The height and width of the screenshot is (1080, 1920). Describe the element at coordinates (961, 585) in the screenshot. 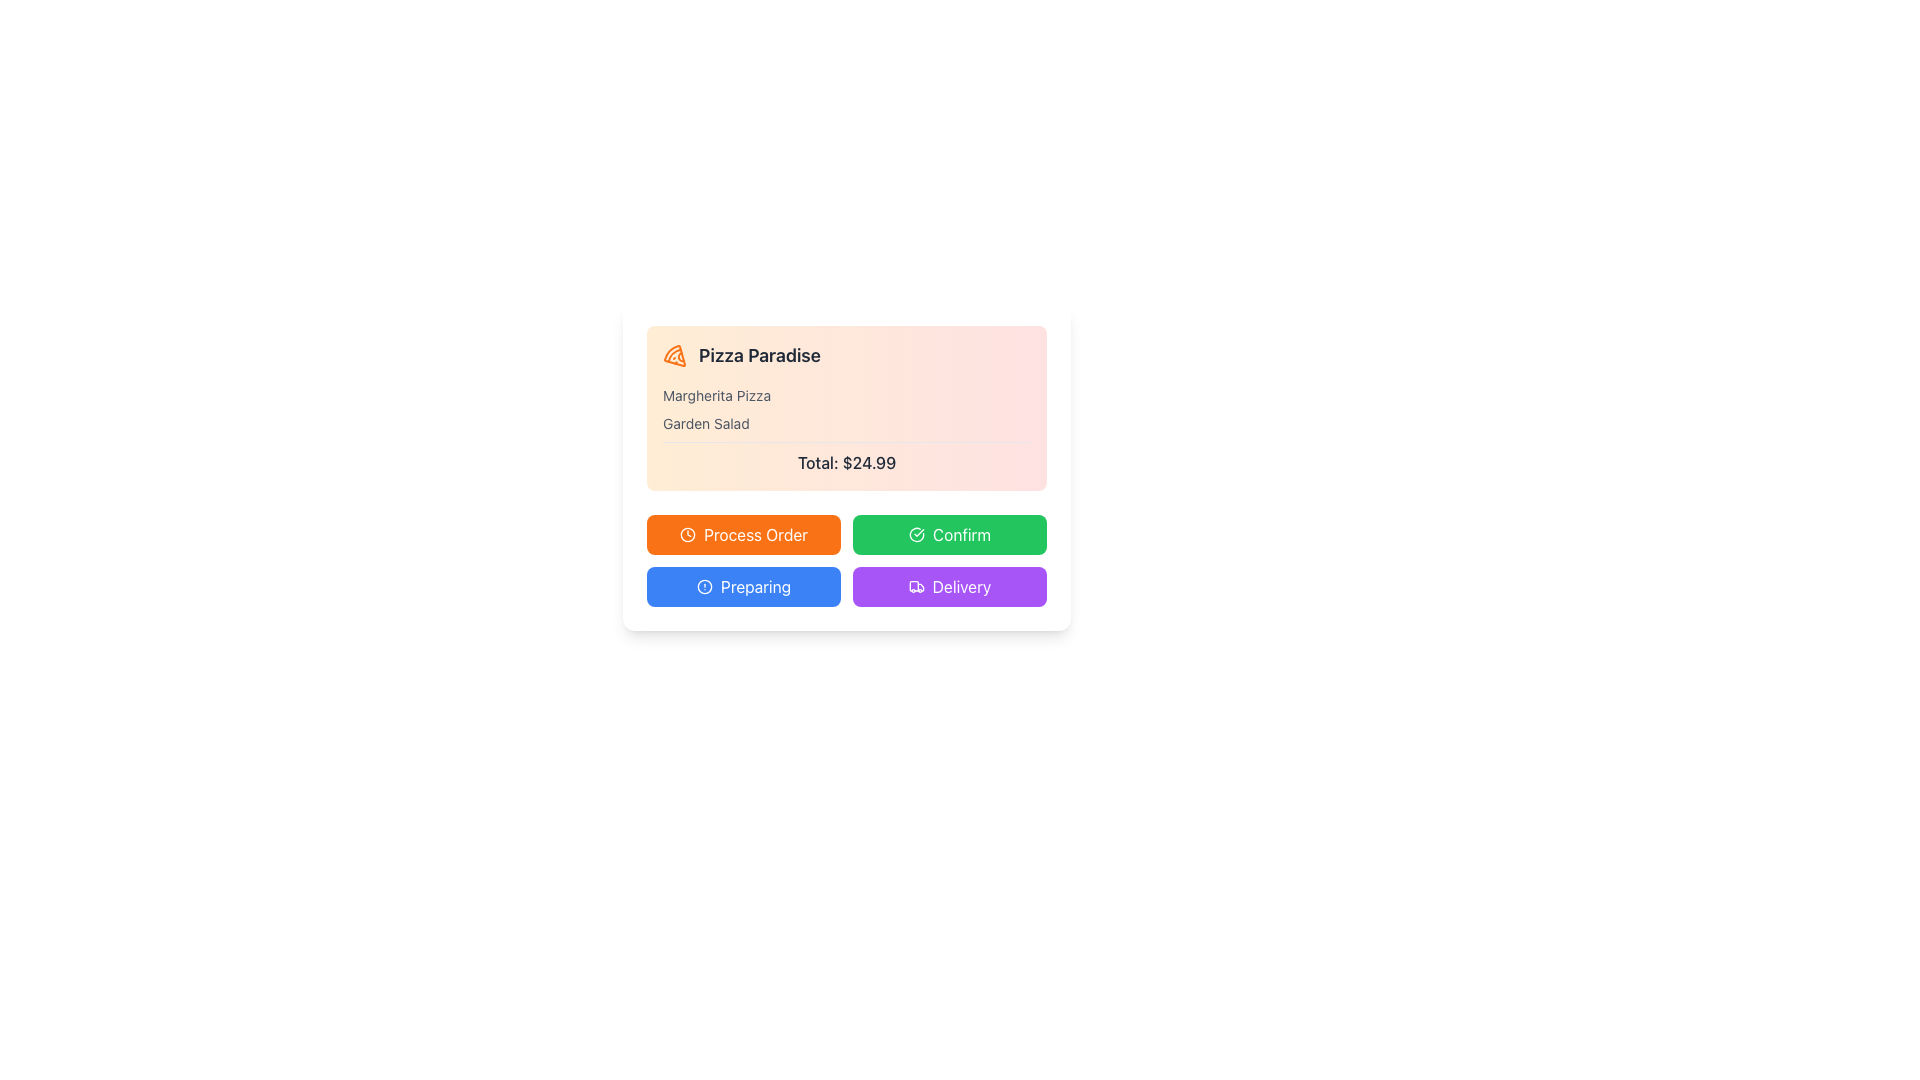

I see `the 'Delivery' button, which is styled with white text on a purple background and is the fourth button from the left in a horizontal arrangement of buttons located in the bottom-right corner of the interface` at that location.